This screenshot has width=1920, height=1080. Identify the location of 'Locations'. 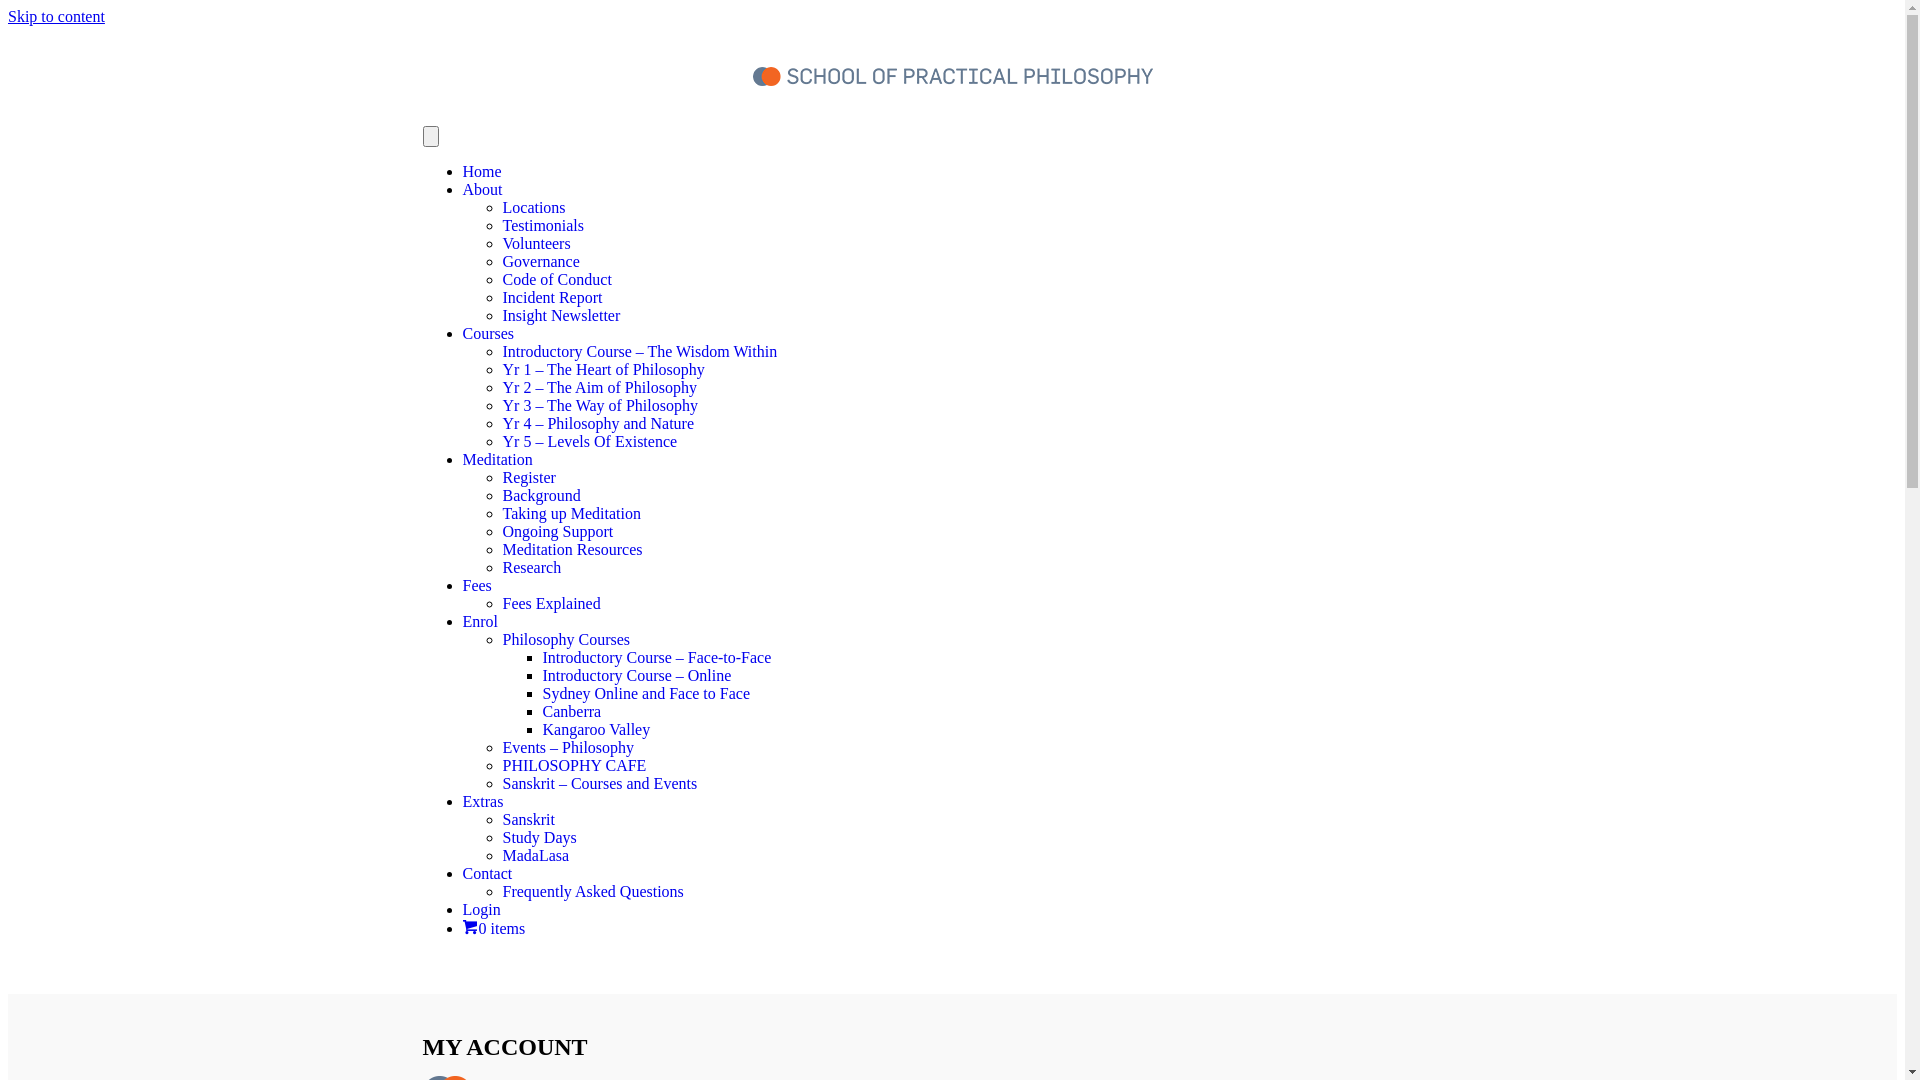
(533, 207).